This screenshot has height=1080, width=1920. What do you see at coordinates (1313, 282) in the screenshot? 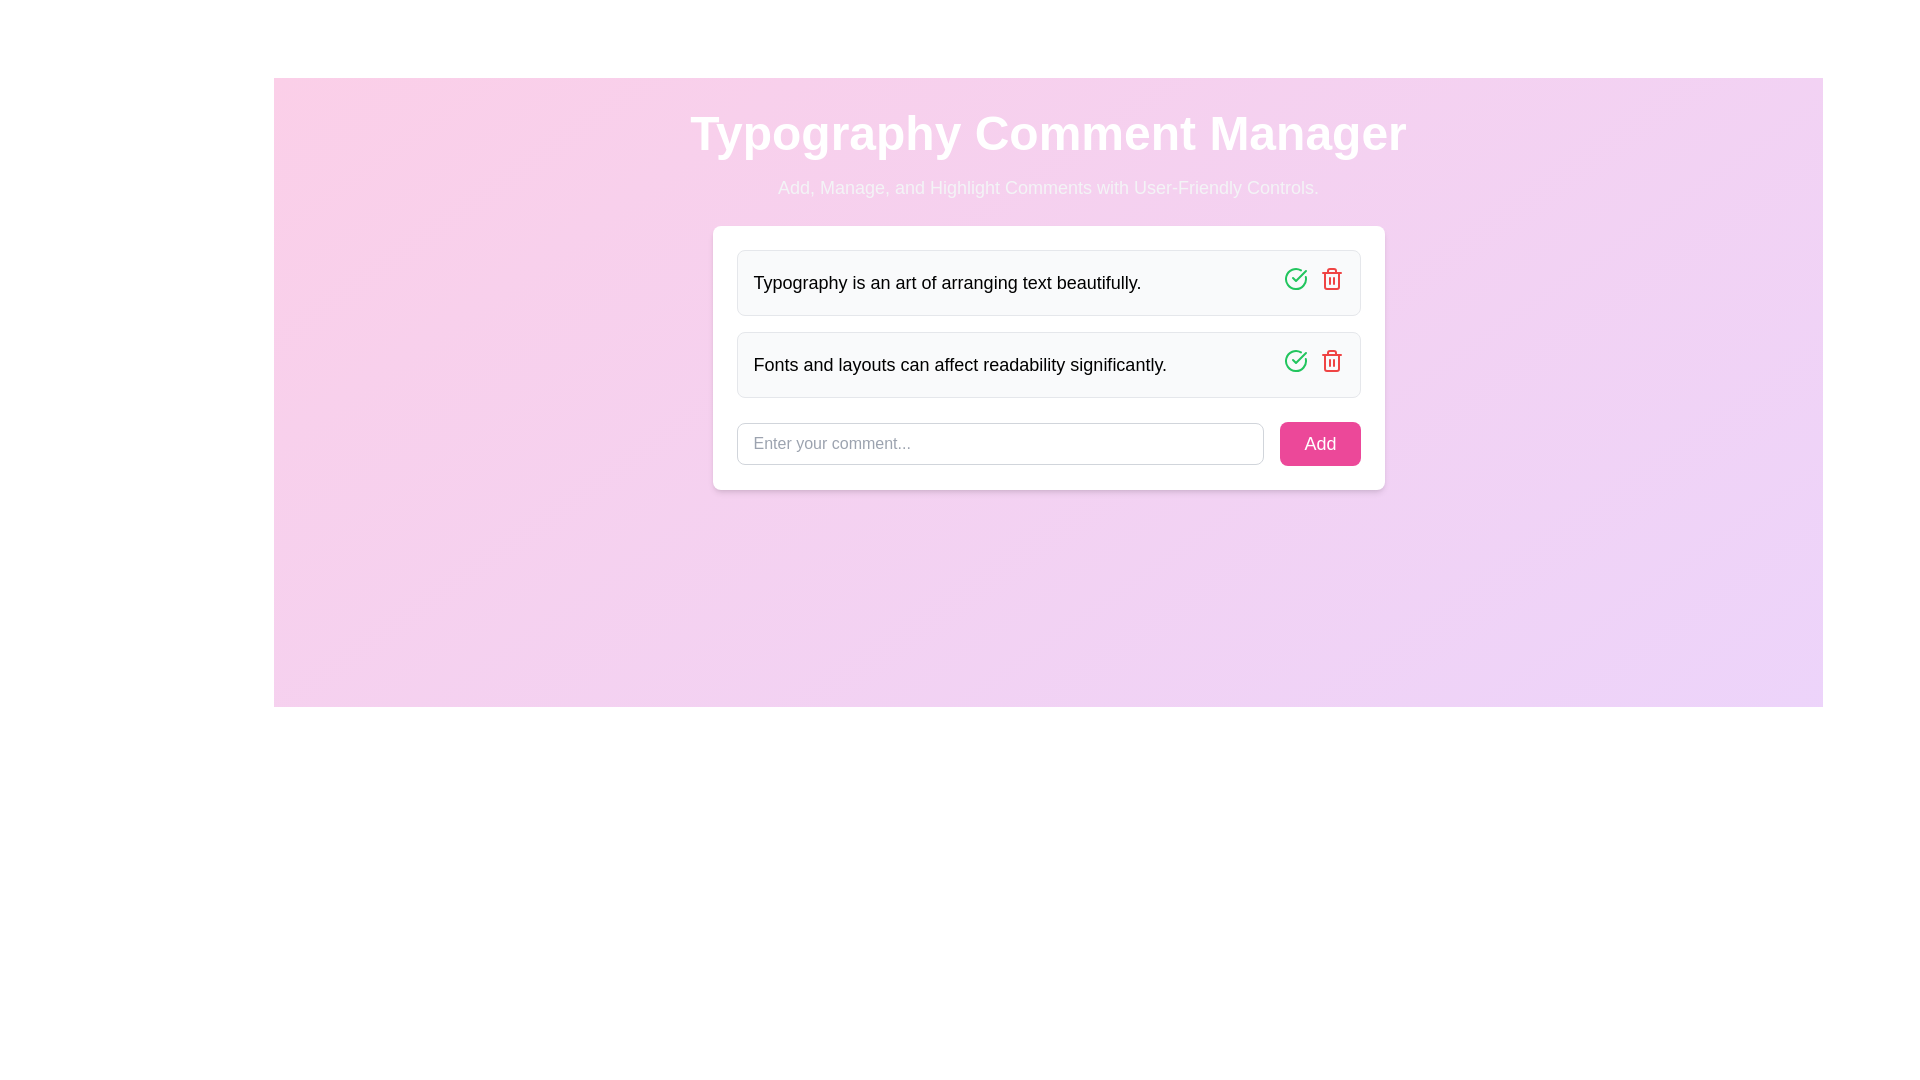
I see `the Action button group consisting of a green circular checkmark and a red trash bin icon, located in the first comment panel with the text 'Typography is an art of arranging text beautifully.'` at bounding box center [1313, 282].